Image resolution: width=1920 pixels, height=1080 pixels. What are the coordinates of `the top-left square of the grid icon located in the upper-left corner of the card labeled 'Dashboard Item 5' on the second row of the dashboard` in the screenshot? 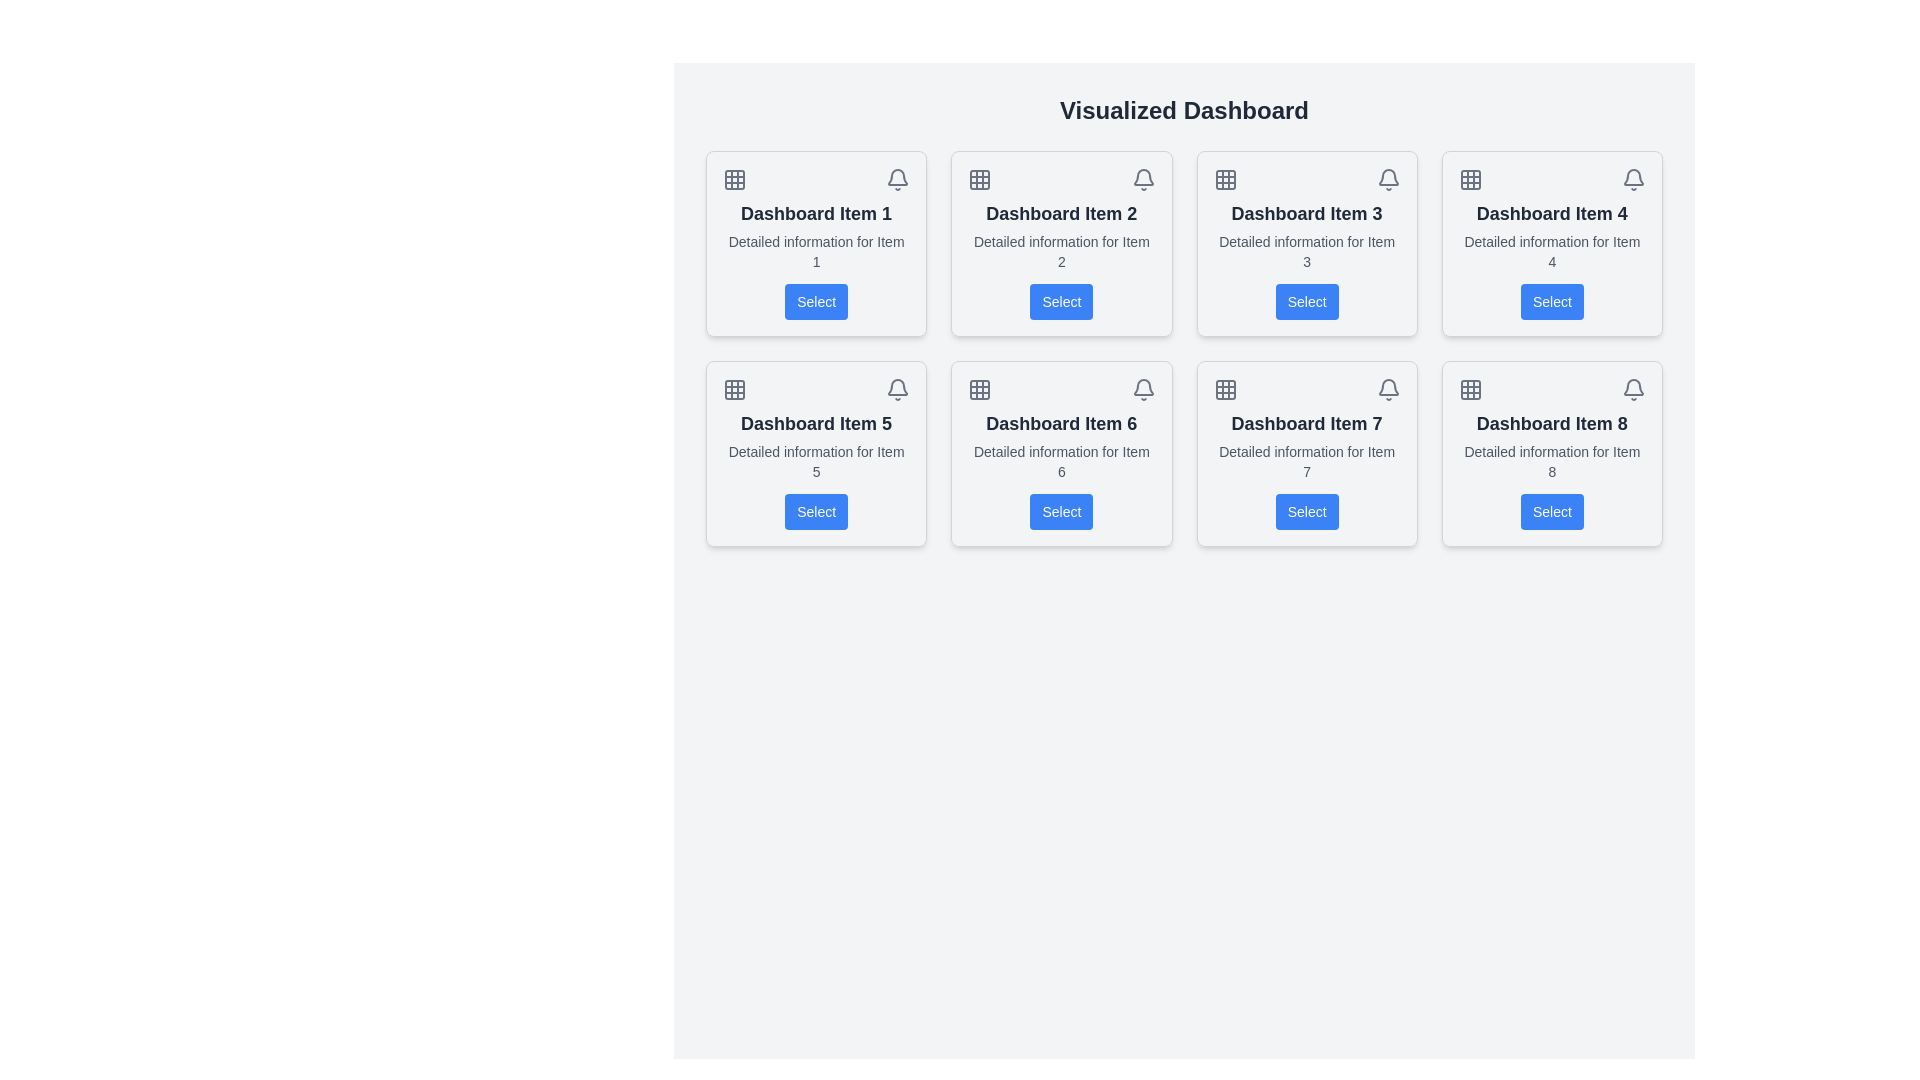 It's located at (733, 389).